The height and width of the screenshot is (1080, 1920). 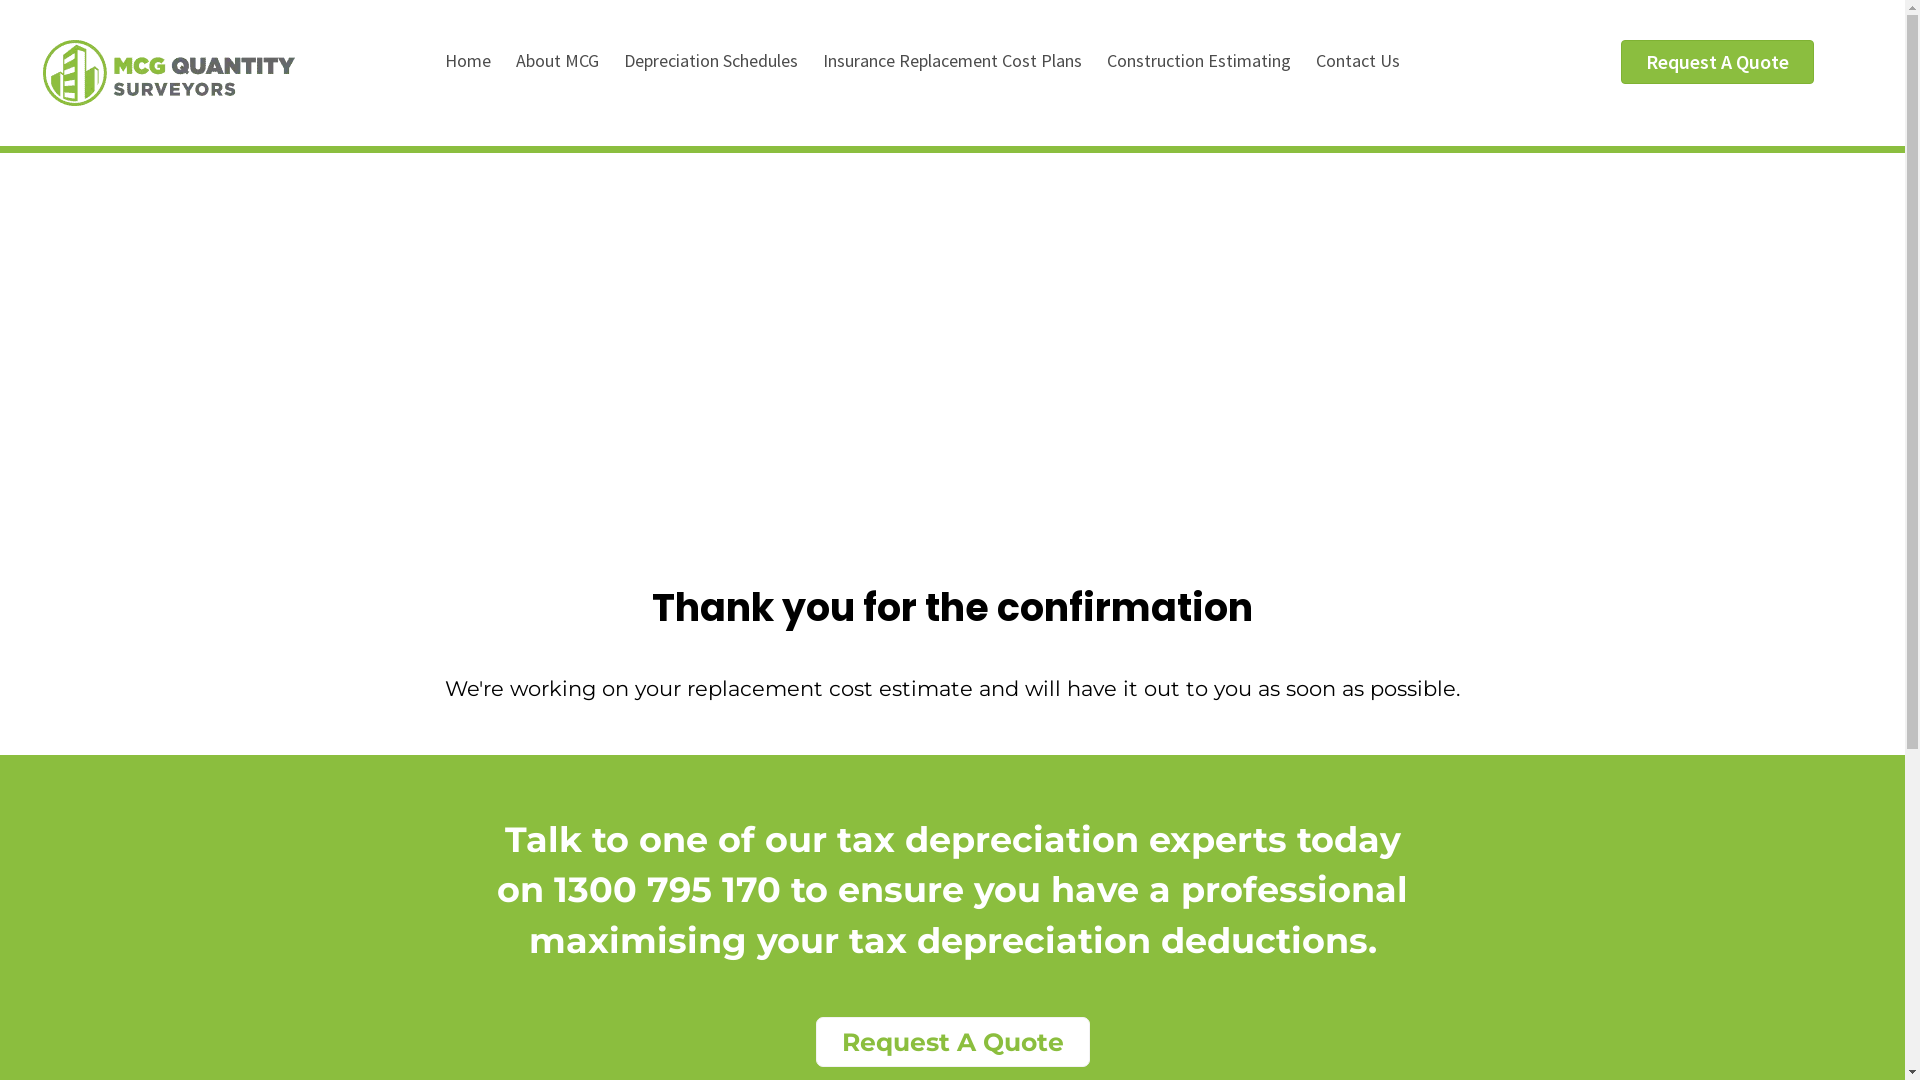 I want to click on 'About MCG', so click(x=568, y=58).